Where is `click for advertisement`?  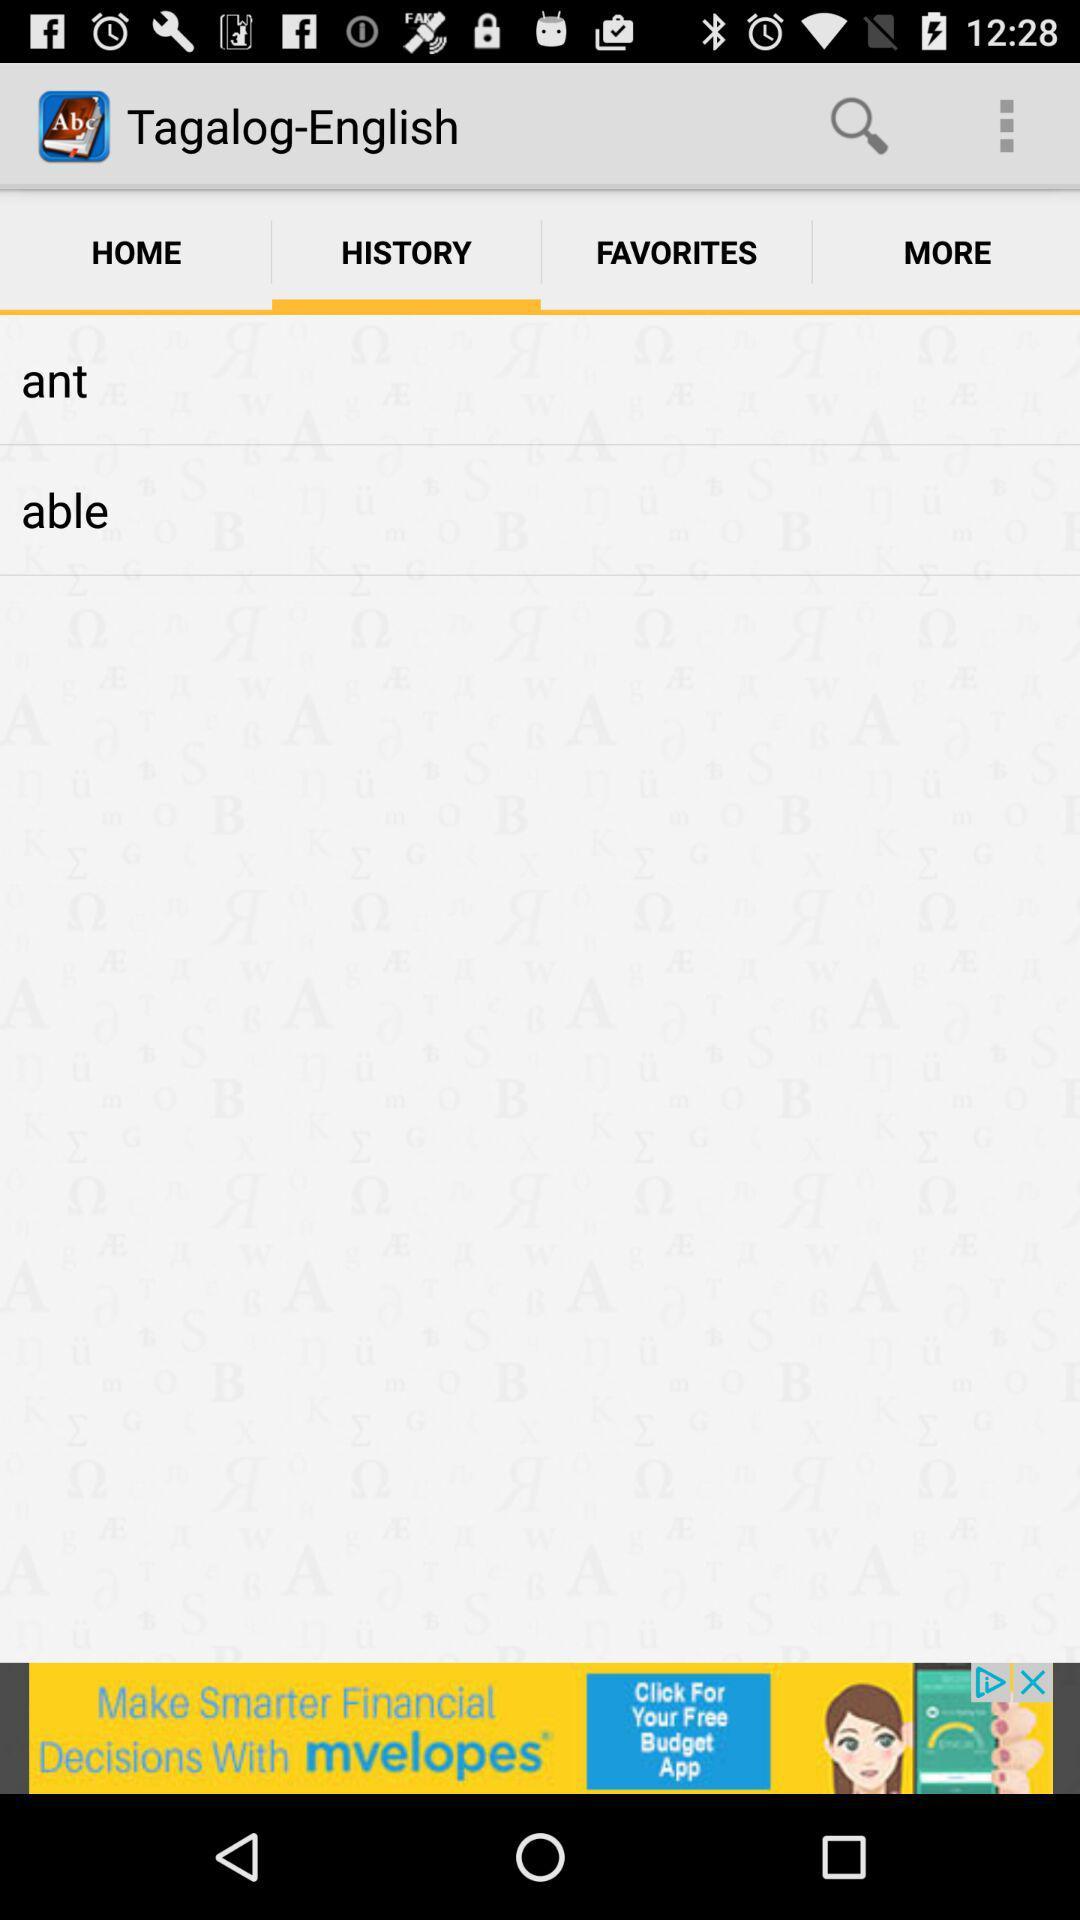
click for advertisement is located at coordinates (540, 1727).